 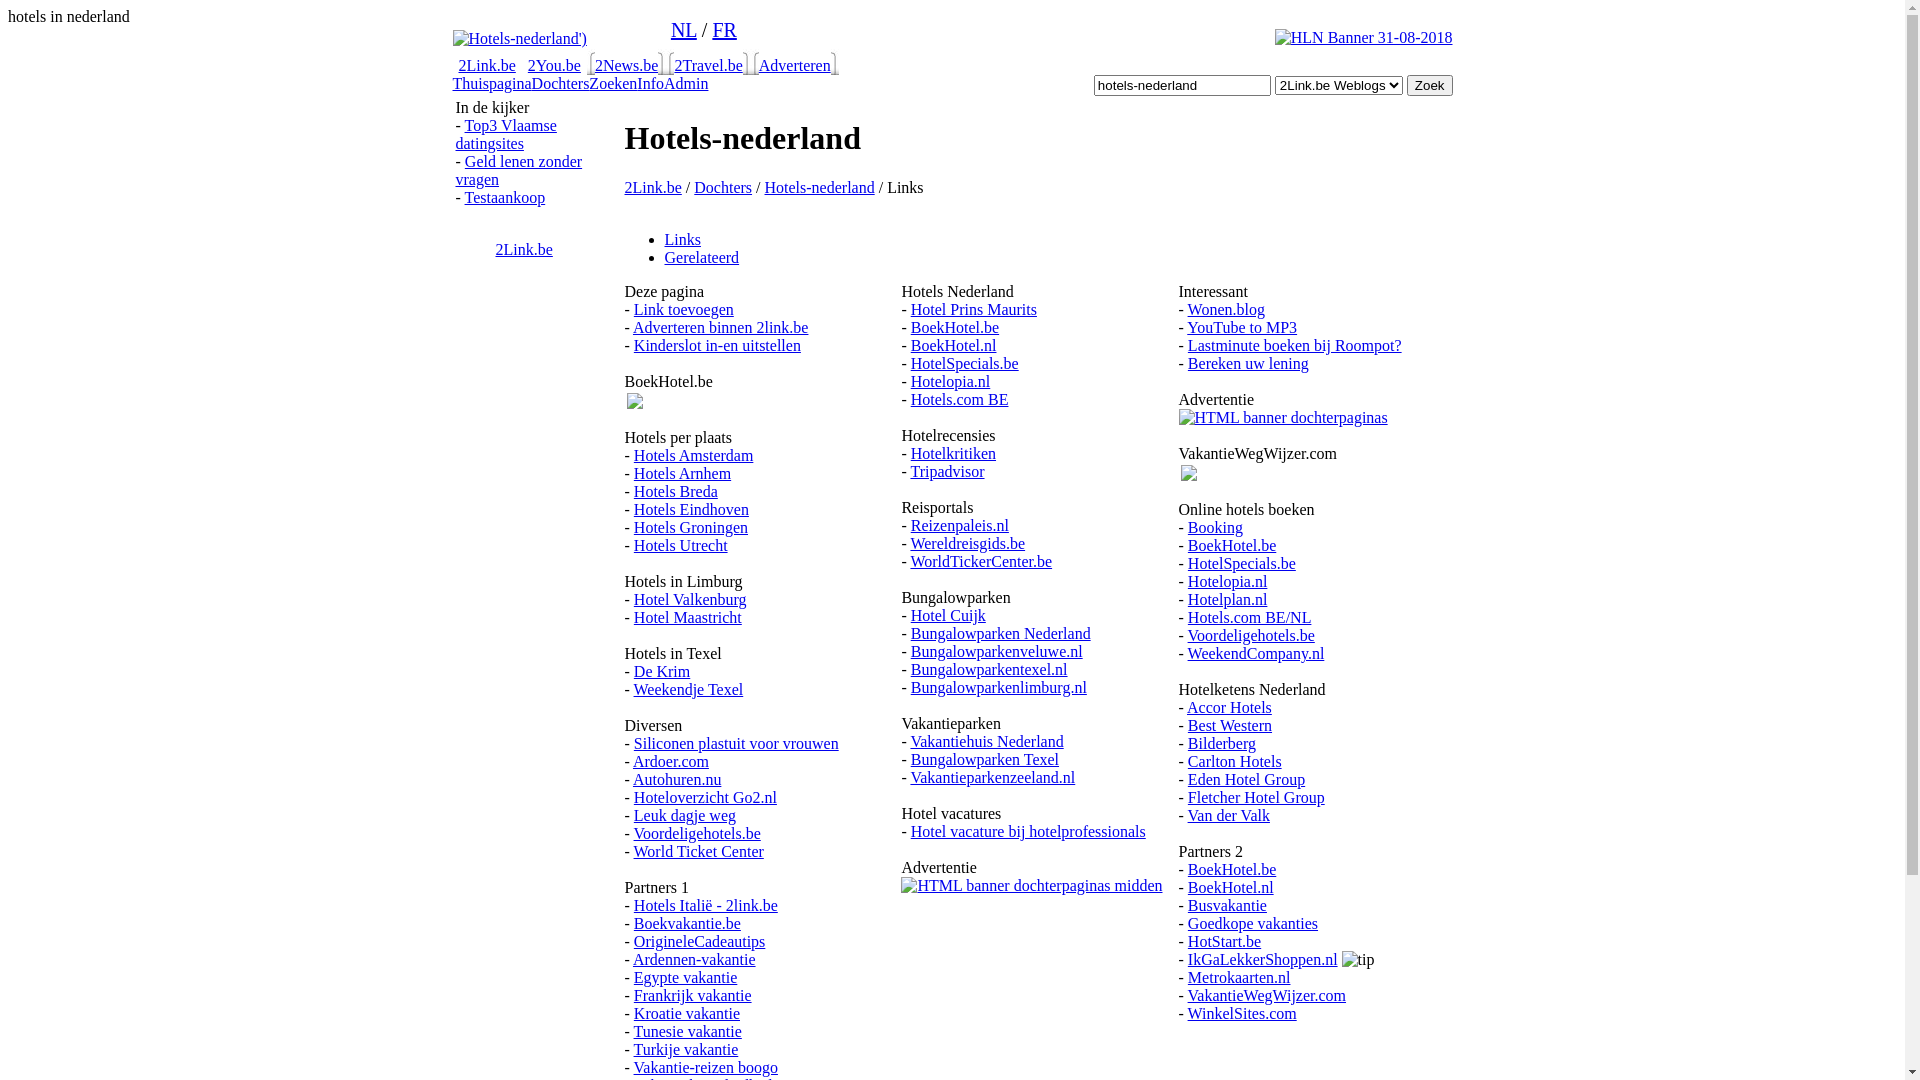 I want to click on 'Adverteren', so click(x=794, y=64).